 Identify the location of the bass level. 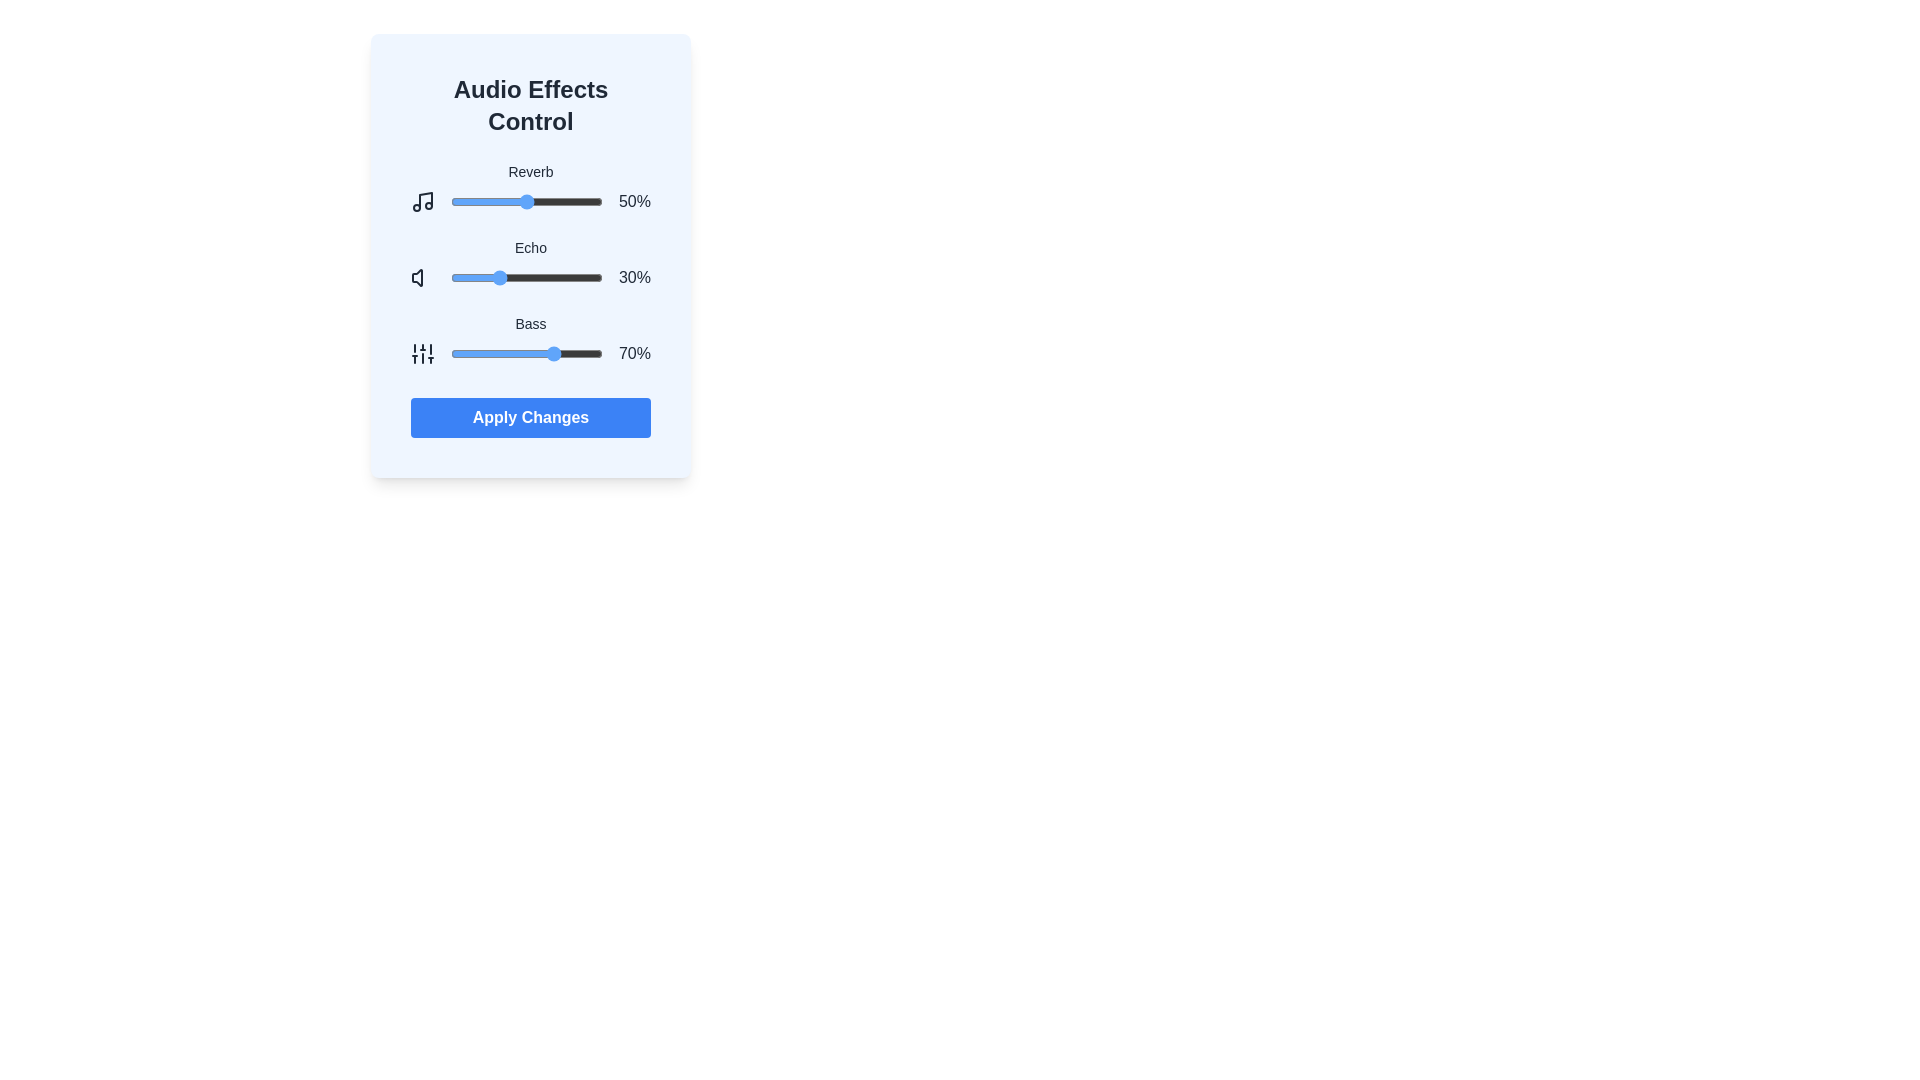
(570, 353).